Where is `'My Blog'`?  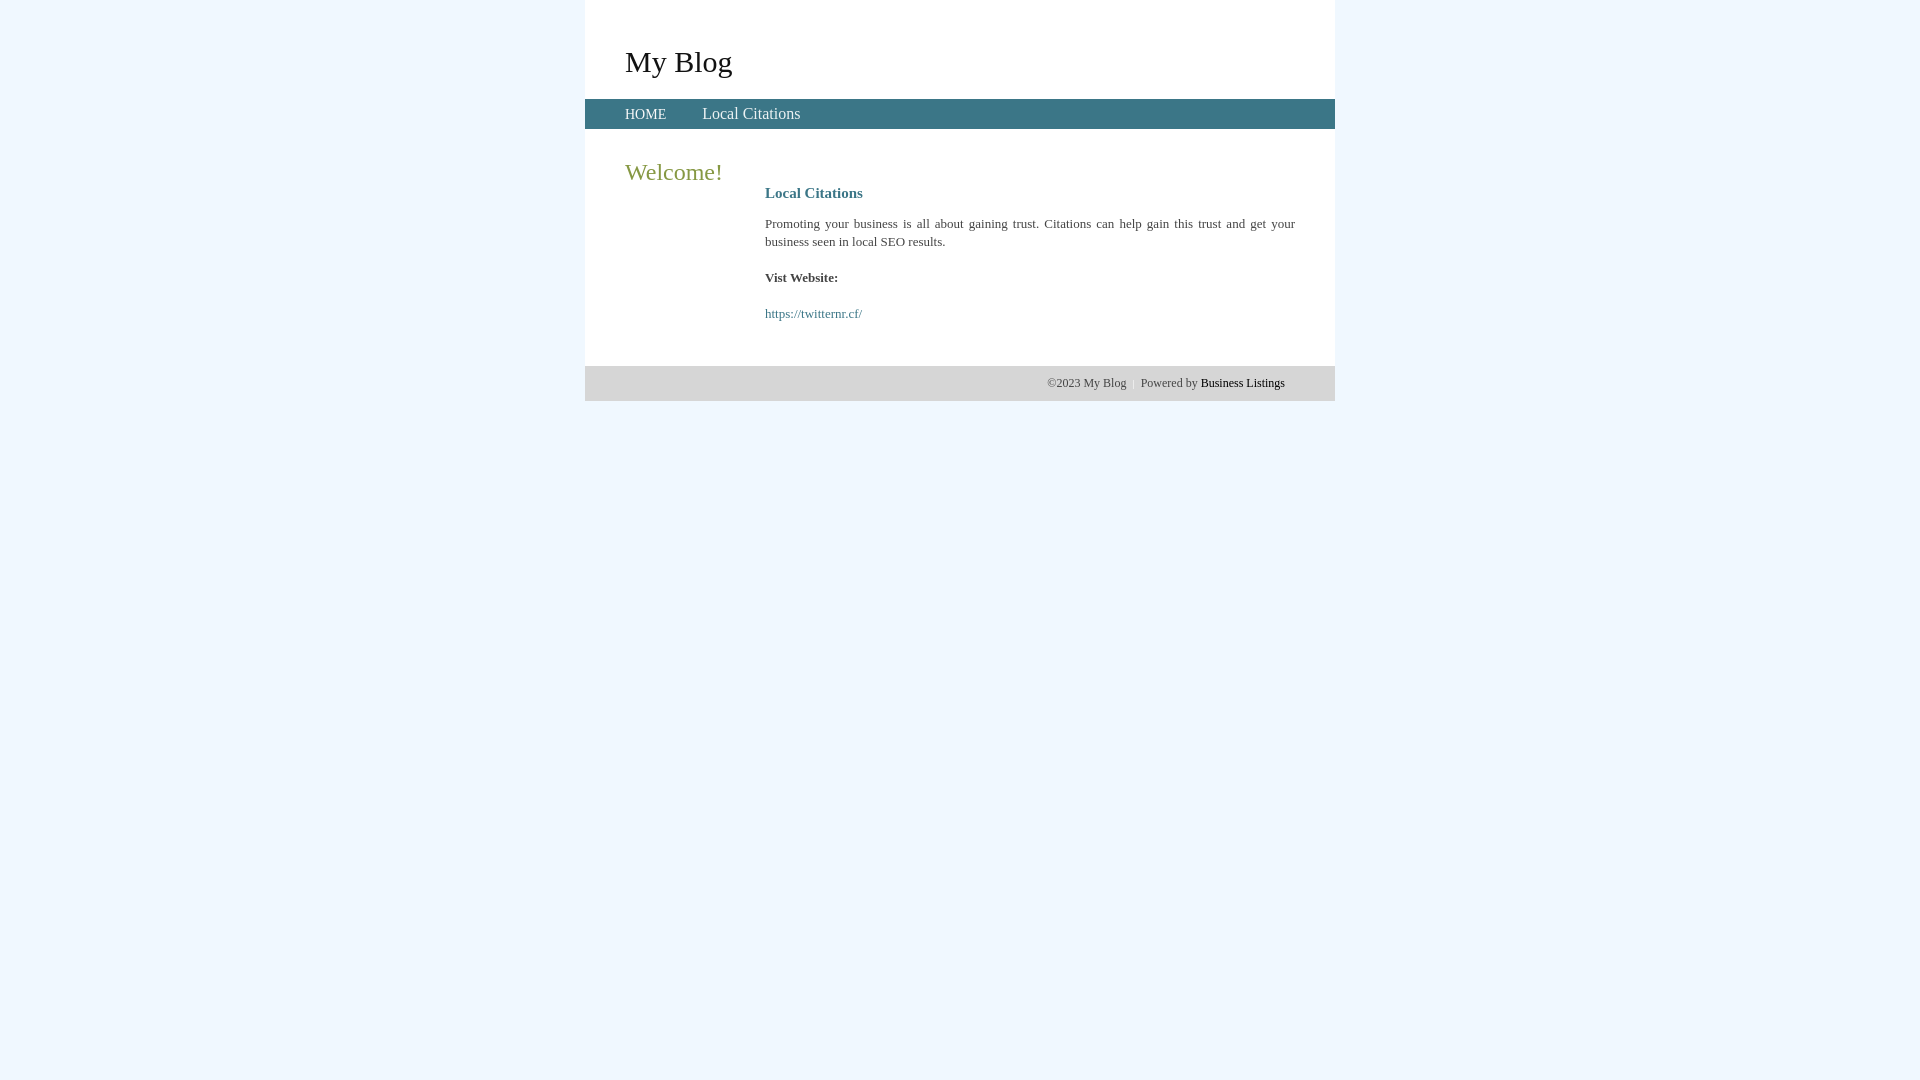 'My Blog' is located at coordinates (678, 60).